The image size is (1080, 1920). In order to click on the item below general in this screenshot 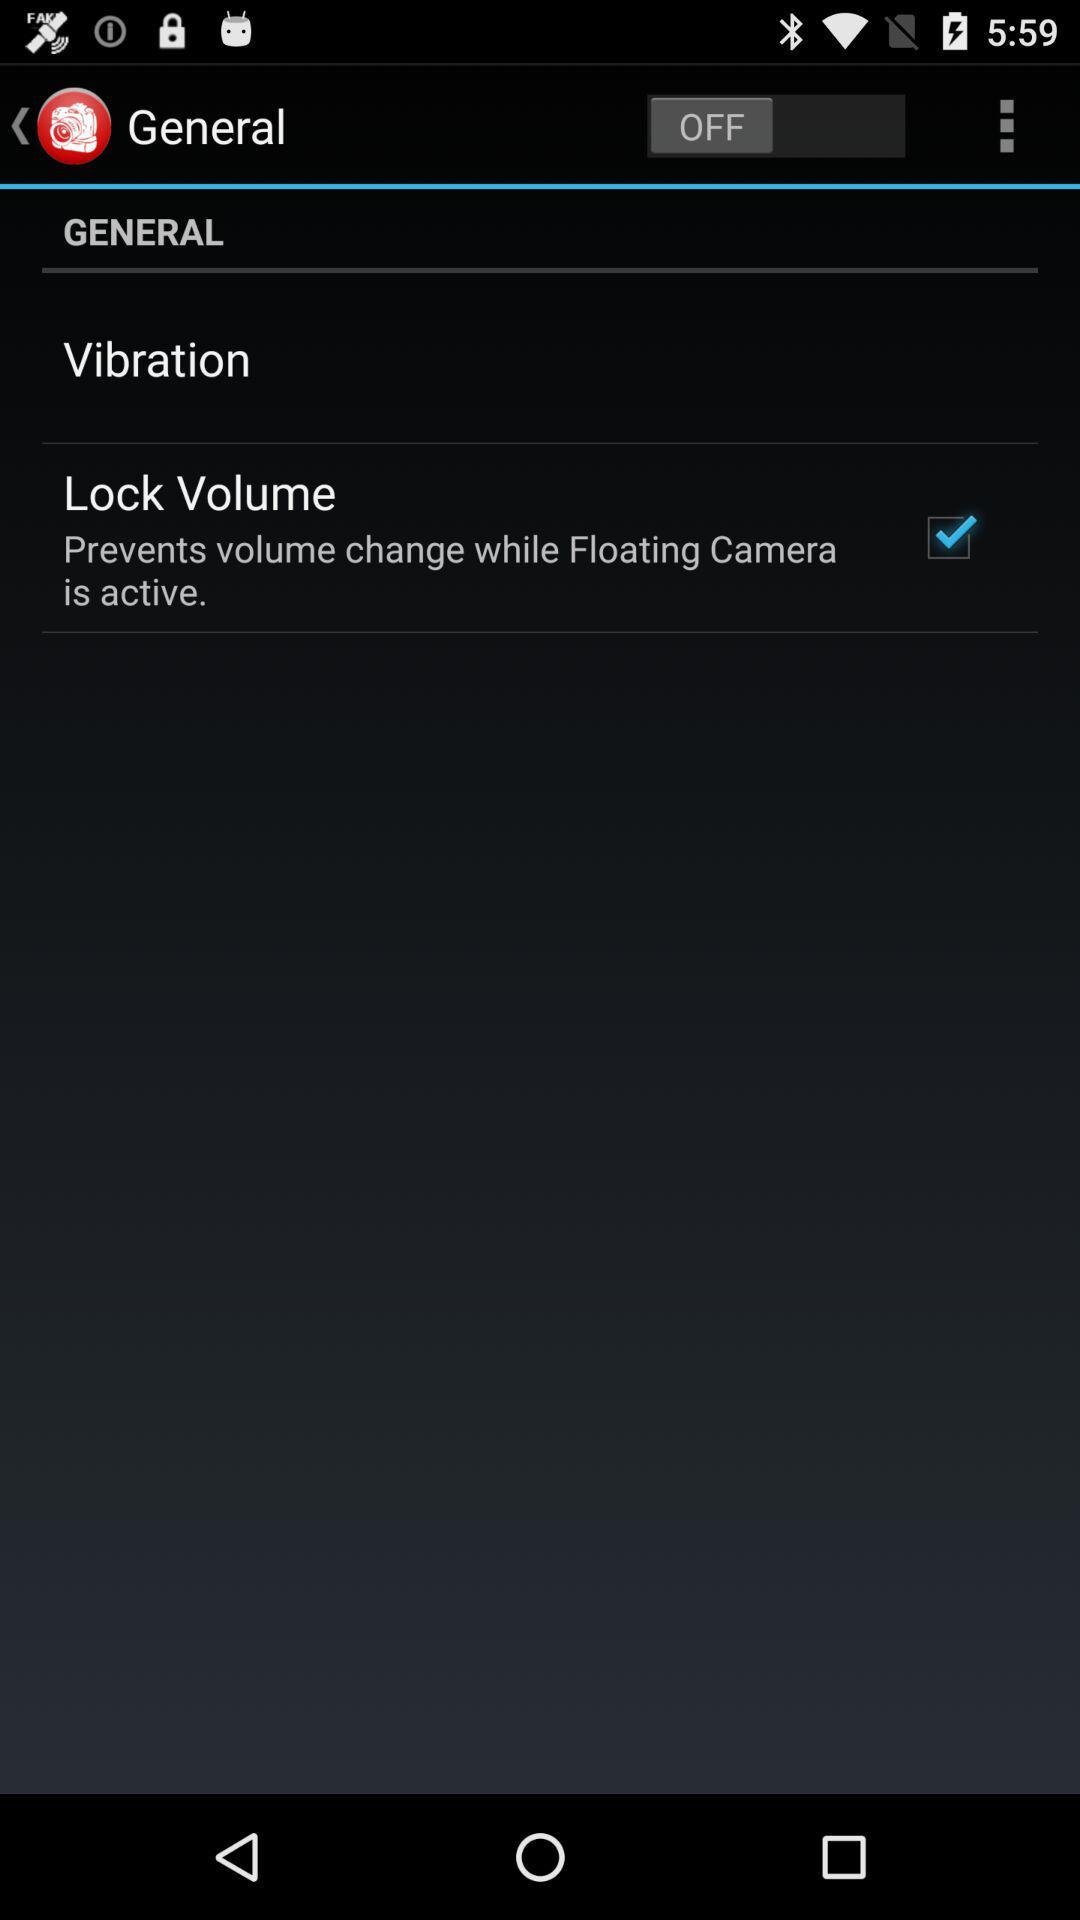, I will do `click(947, 537)`.